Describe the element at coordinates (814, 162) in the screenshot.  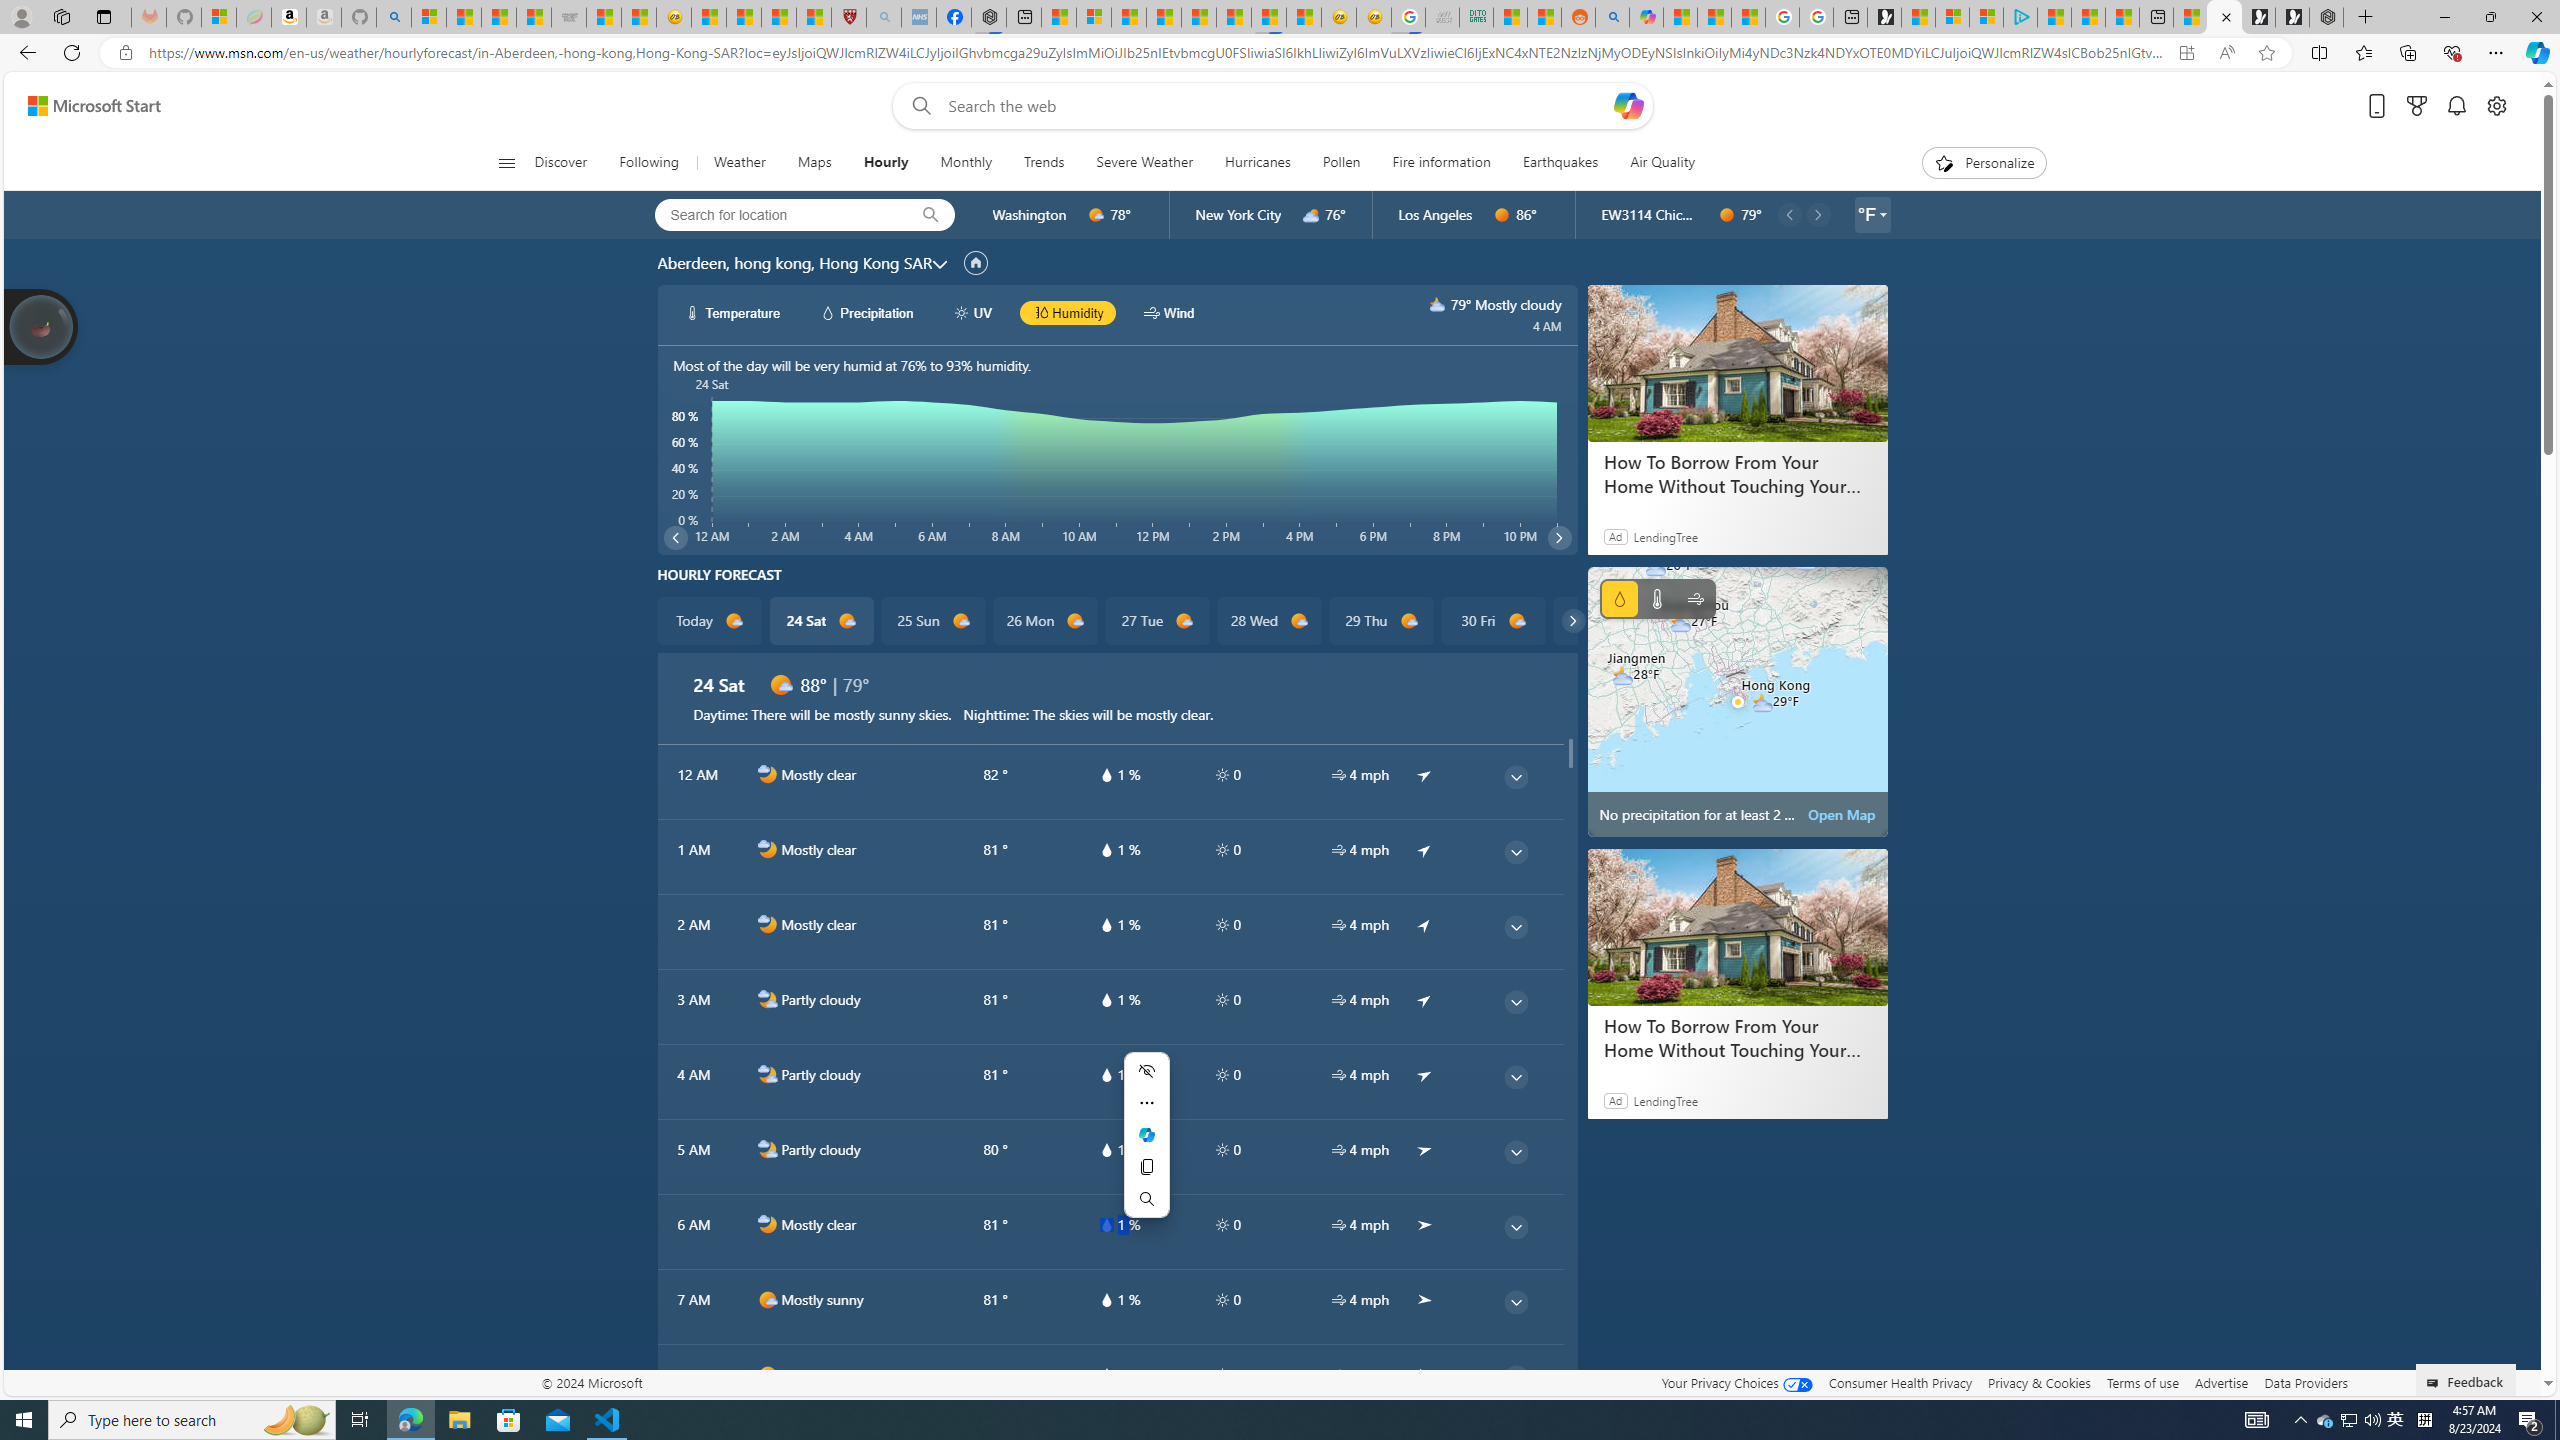
I see `'Maps'` at that location.